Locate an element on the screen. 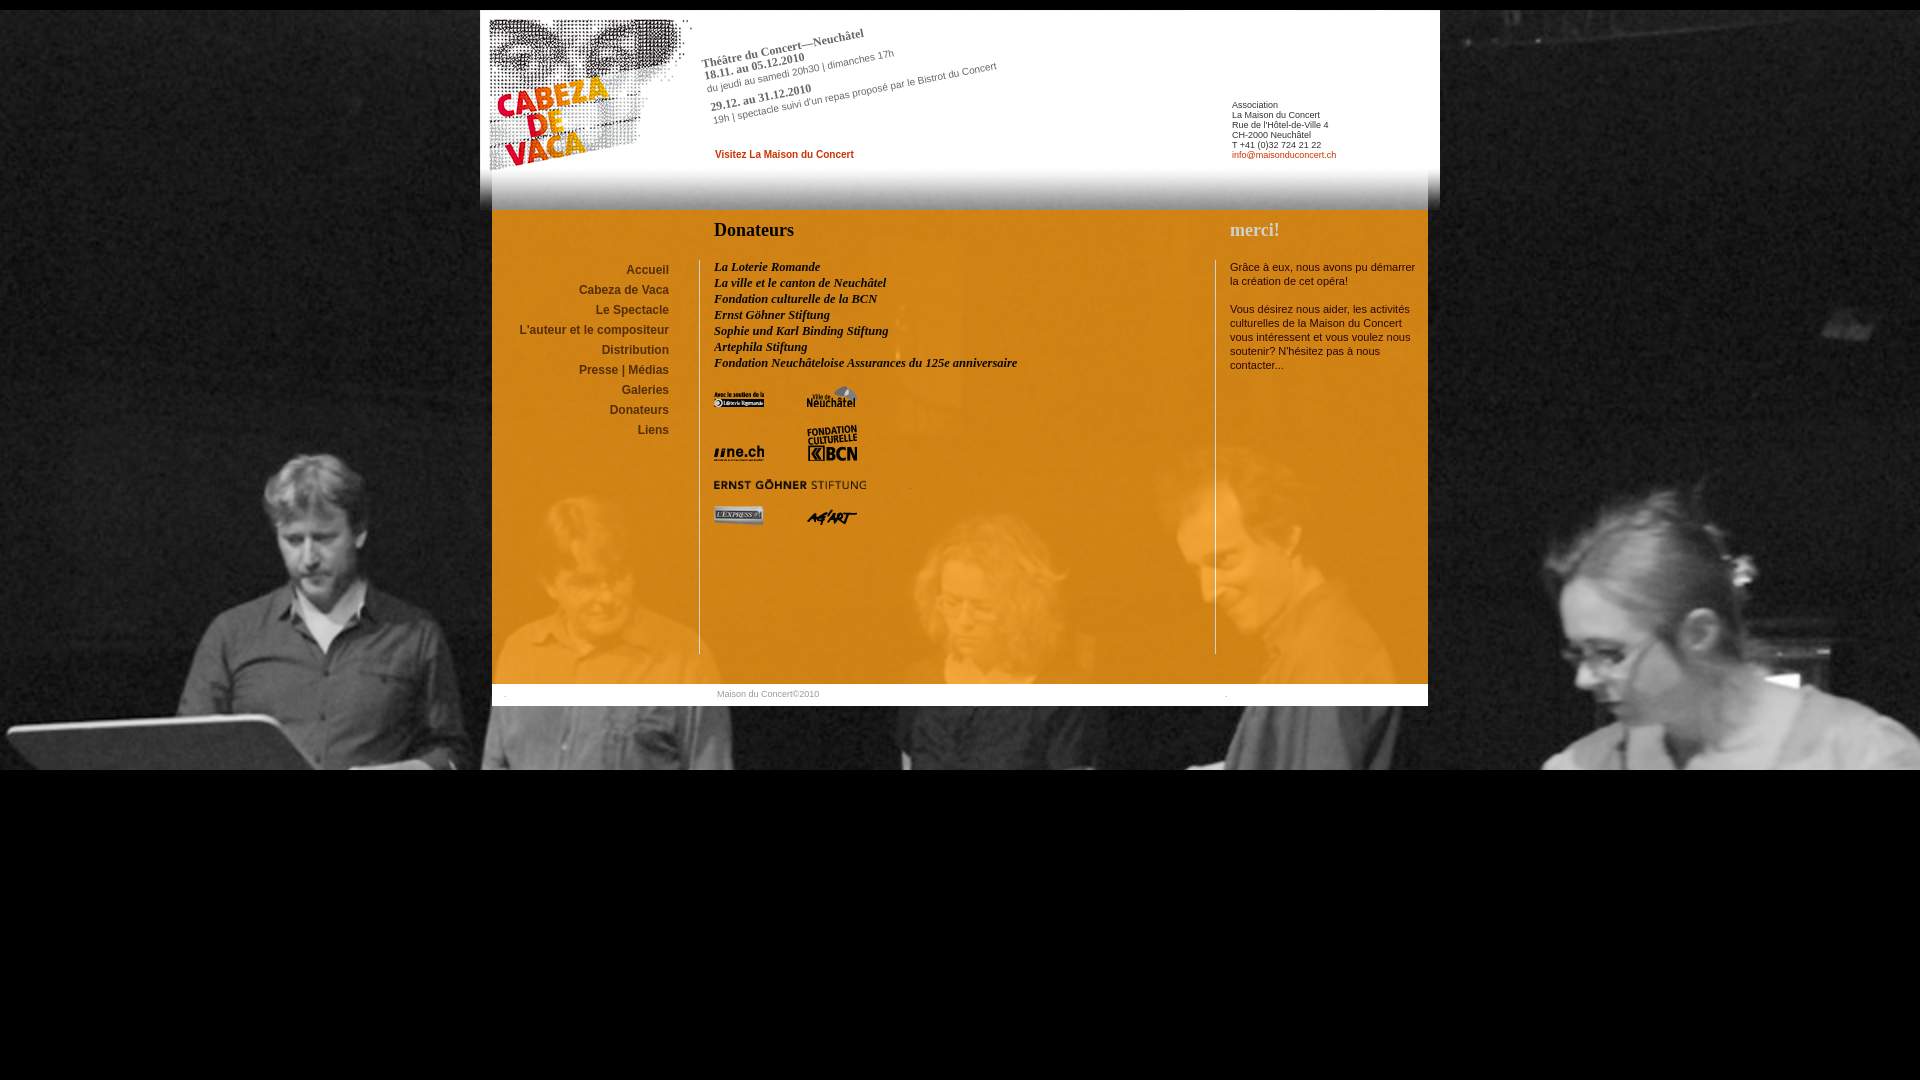  'Galeries' is located at coordinates (645, 389).